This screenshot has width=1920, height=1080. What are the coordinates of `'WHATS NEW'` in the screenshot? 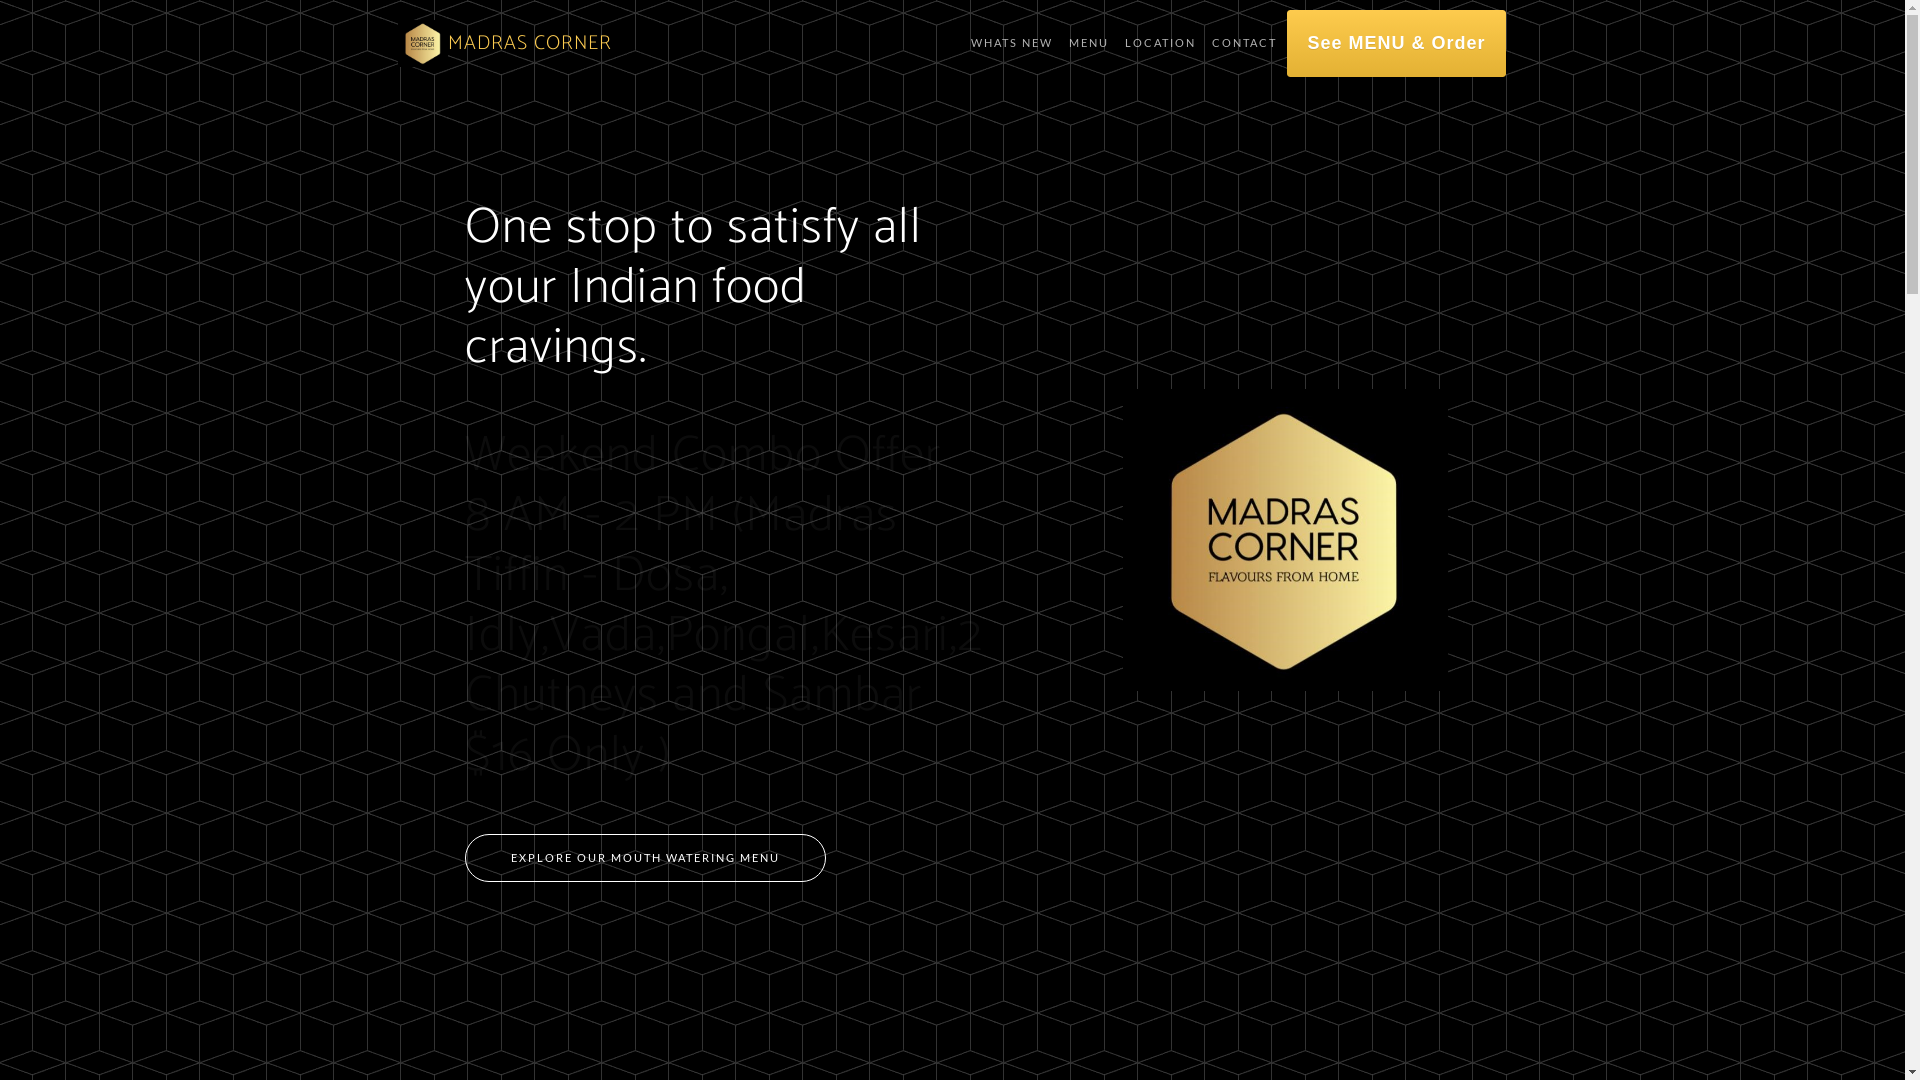 It's located at (1012, 43).